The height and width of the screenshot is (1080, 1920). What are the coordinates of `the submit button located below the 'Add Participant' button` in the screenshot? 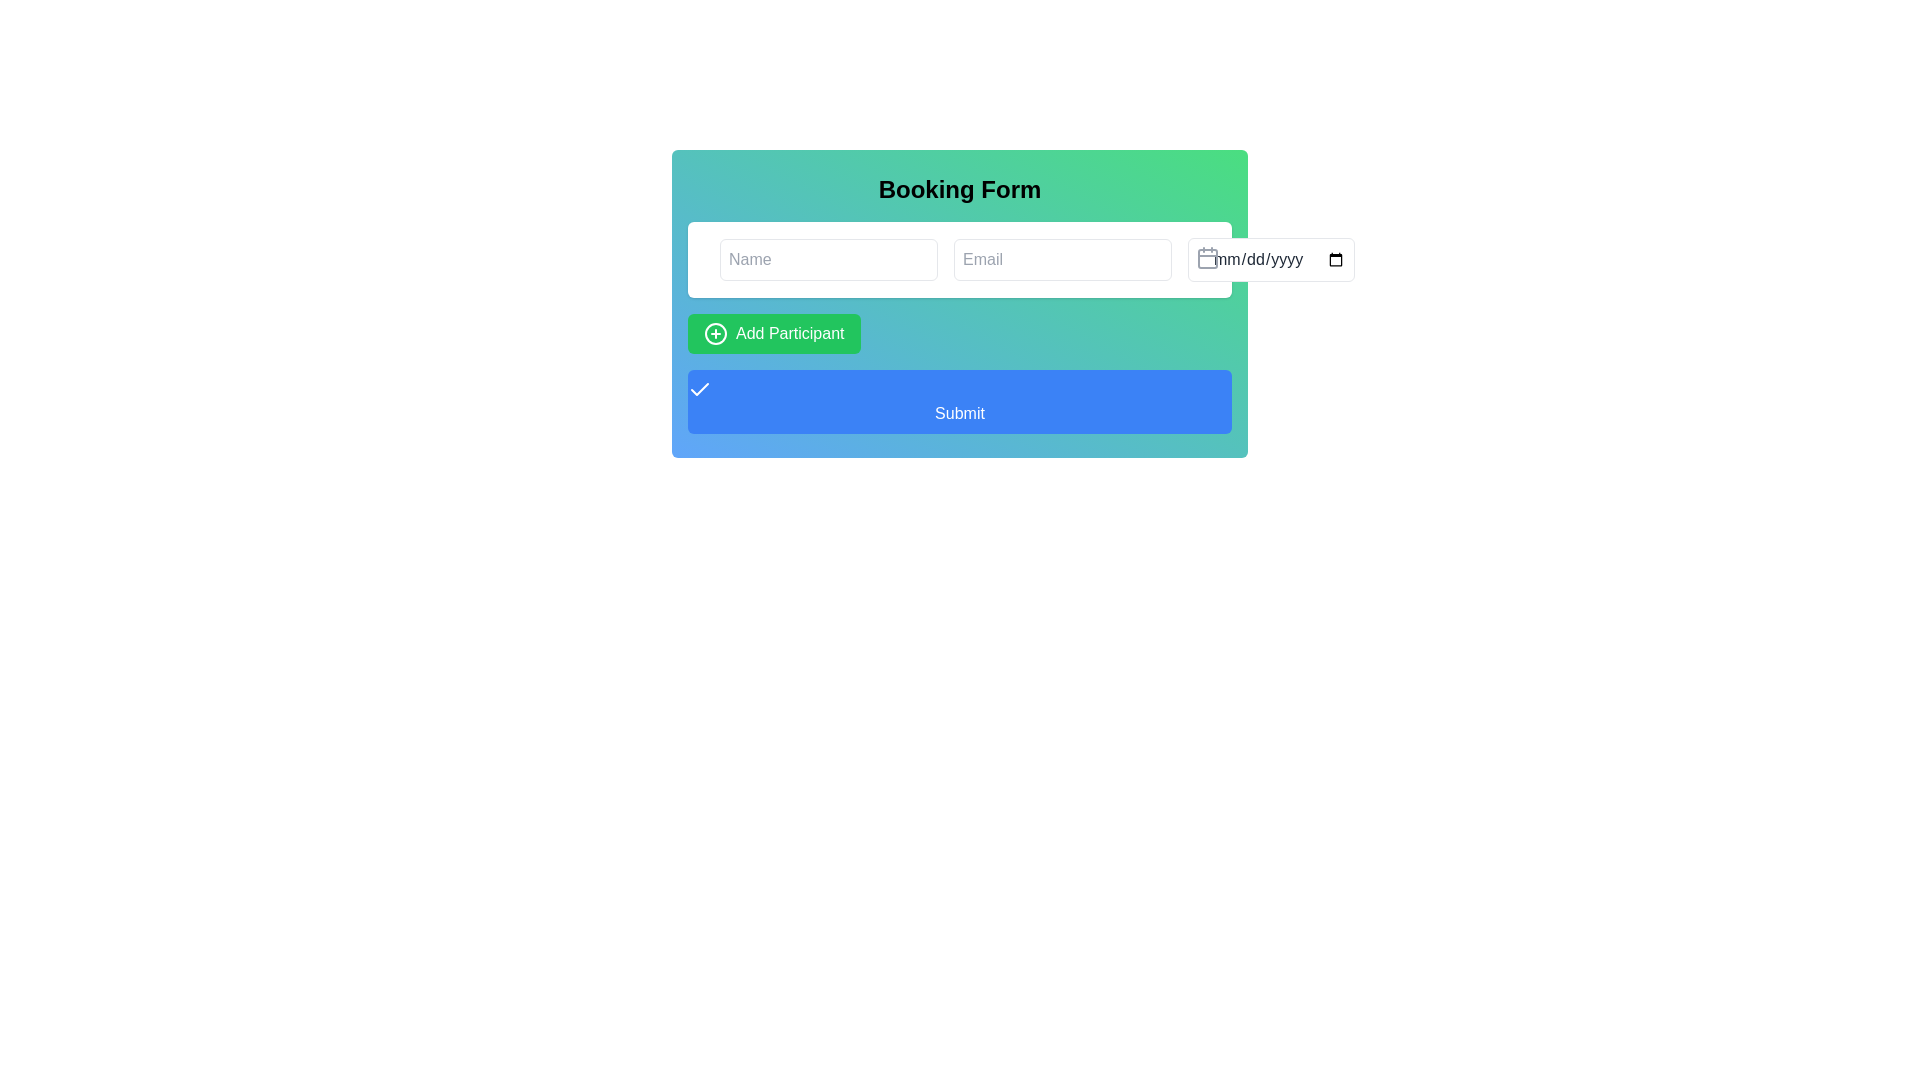 It's located at (960, 401).